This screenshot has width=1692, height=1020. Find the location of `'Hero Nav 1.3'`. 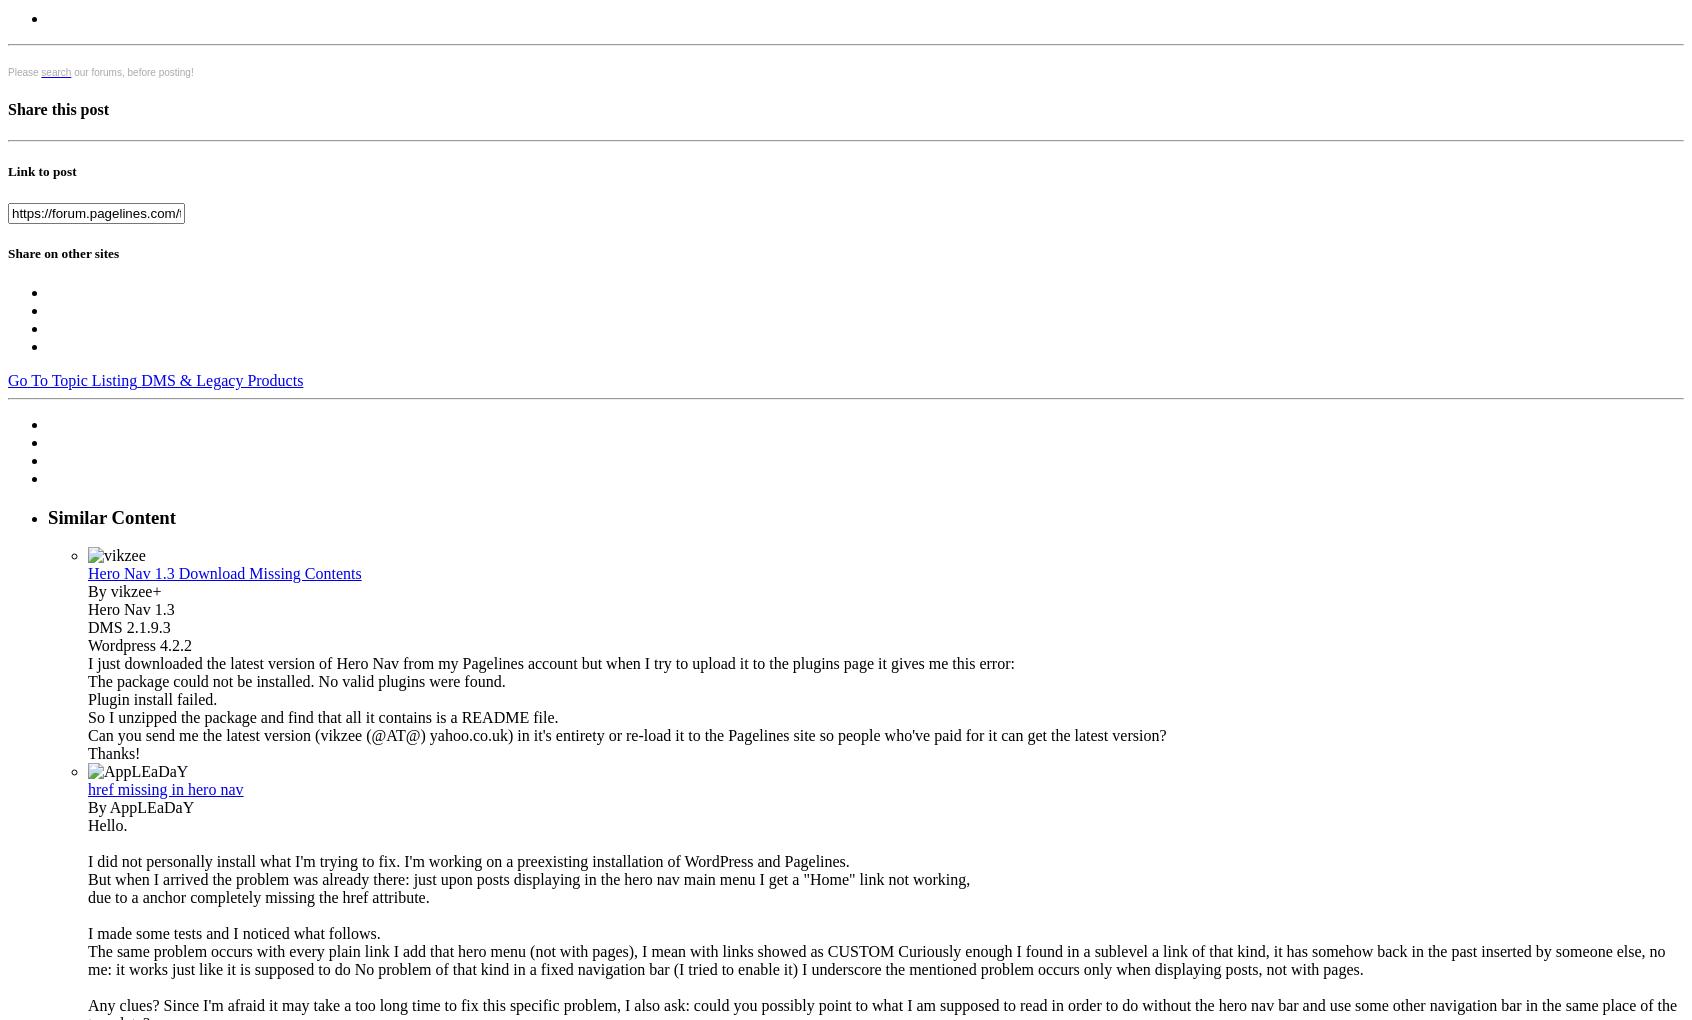

'Hero Nav 1.3' is located at coordinates (130, 608).